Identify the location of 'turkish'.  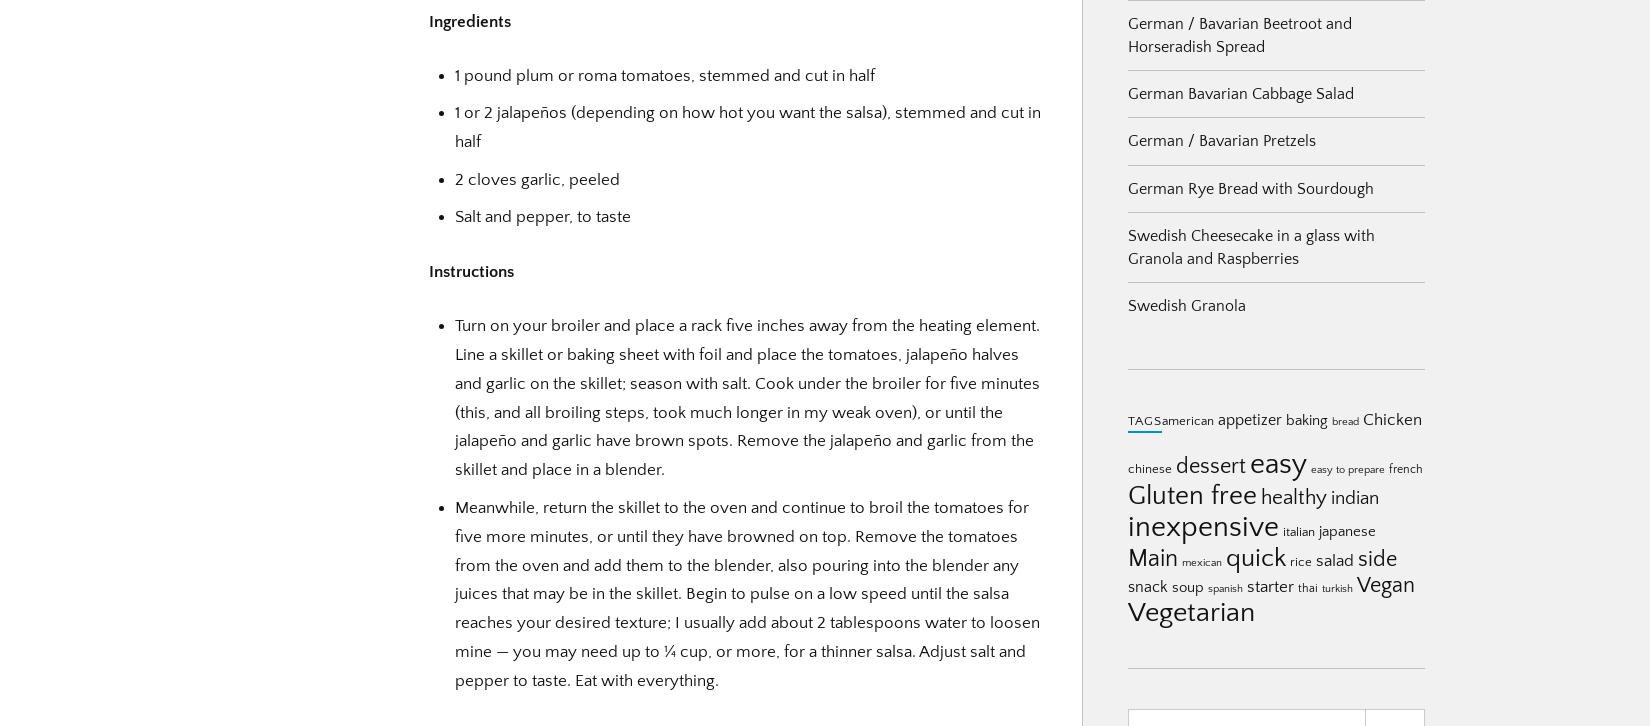
(1336, 588).